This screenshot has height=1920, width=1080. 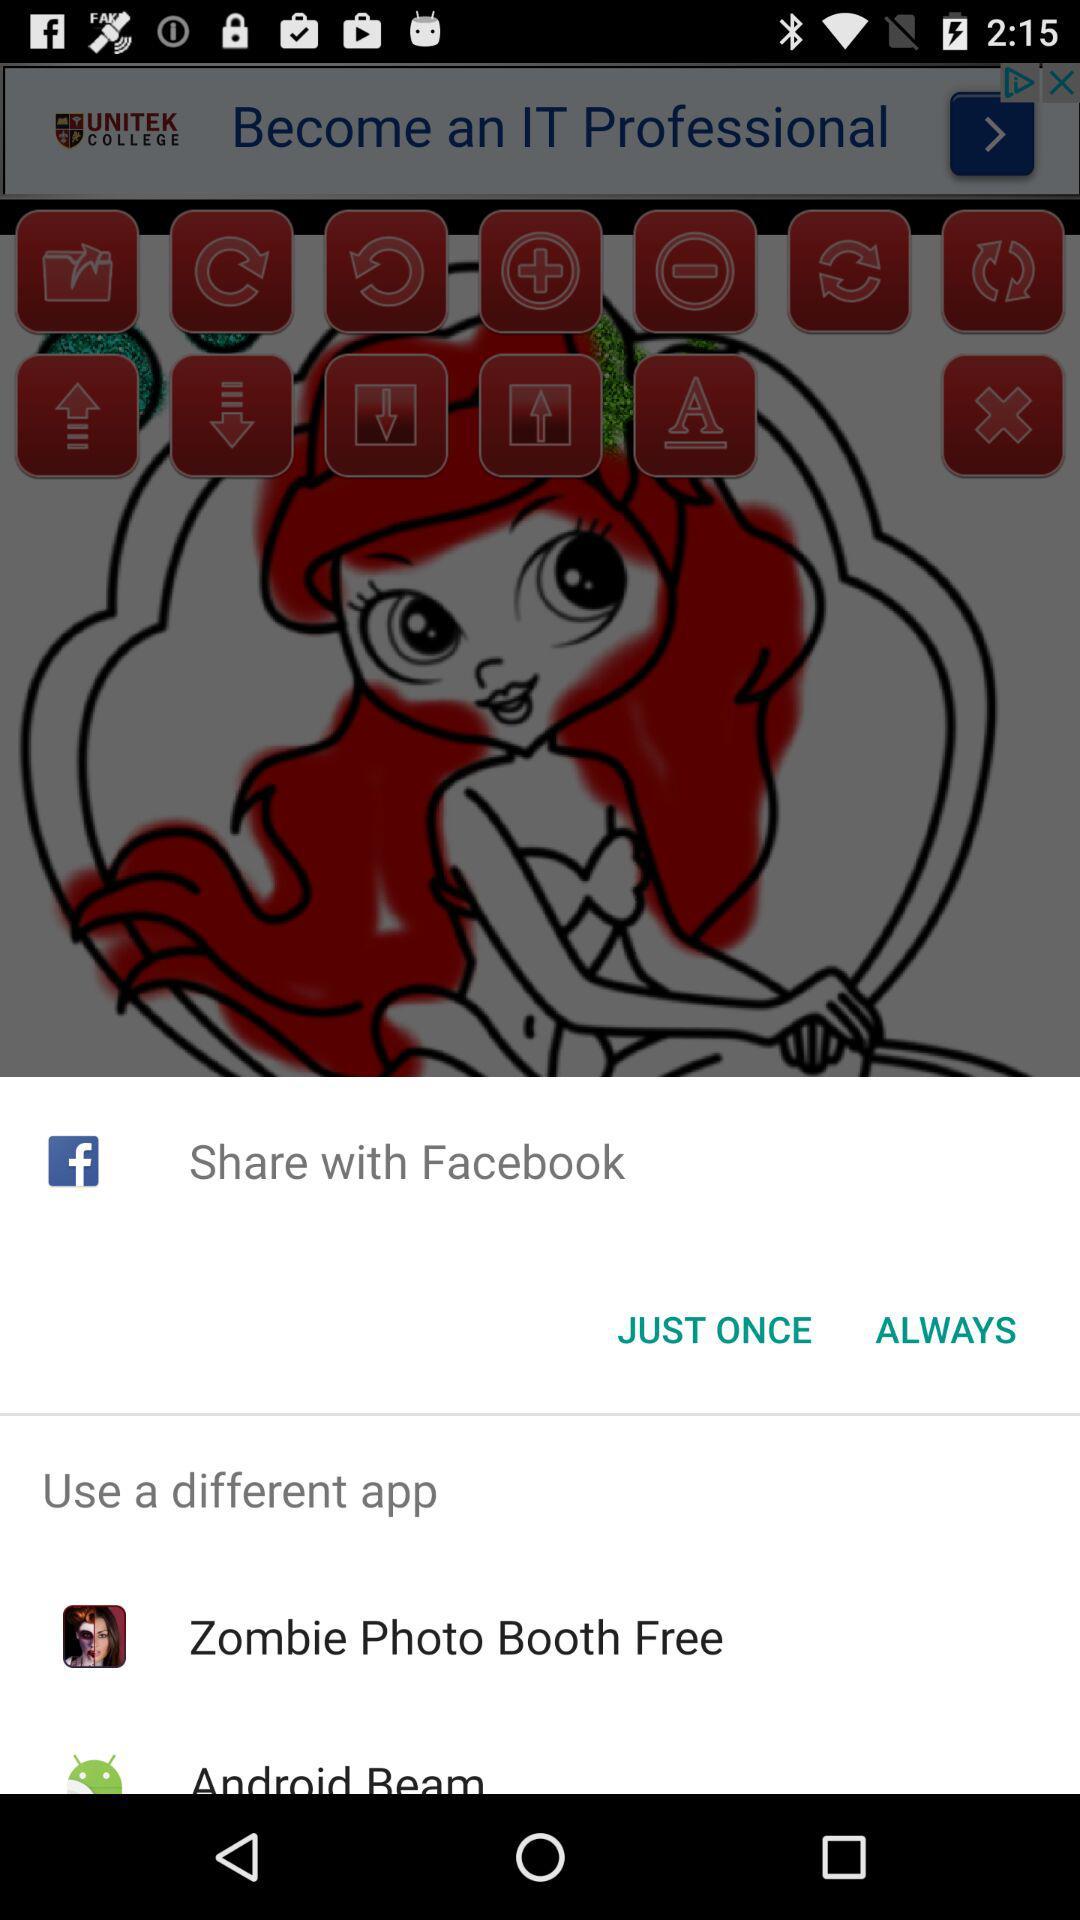 I want to click on the item below the share with facebook app, so click(x=713, y=1329).